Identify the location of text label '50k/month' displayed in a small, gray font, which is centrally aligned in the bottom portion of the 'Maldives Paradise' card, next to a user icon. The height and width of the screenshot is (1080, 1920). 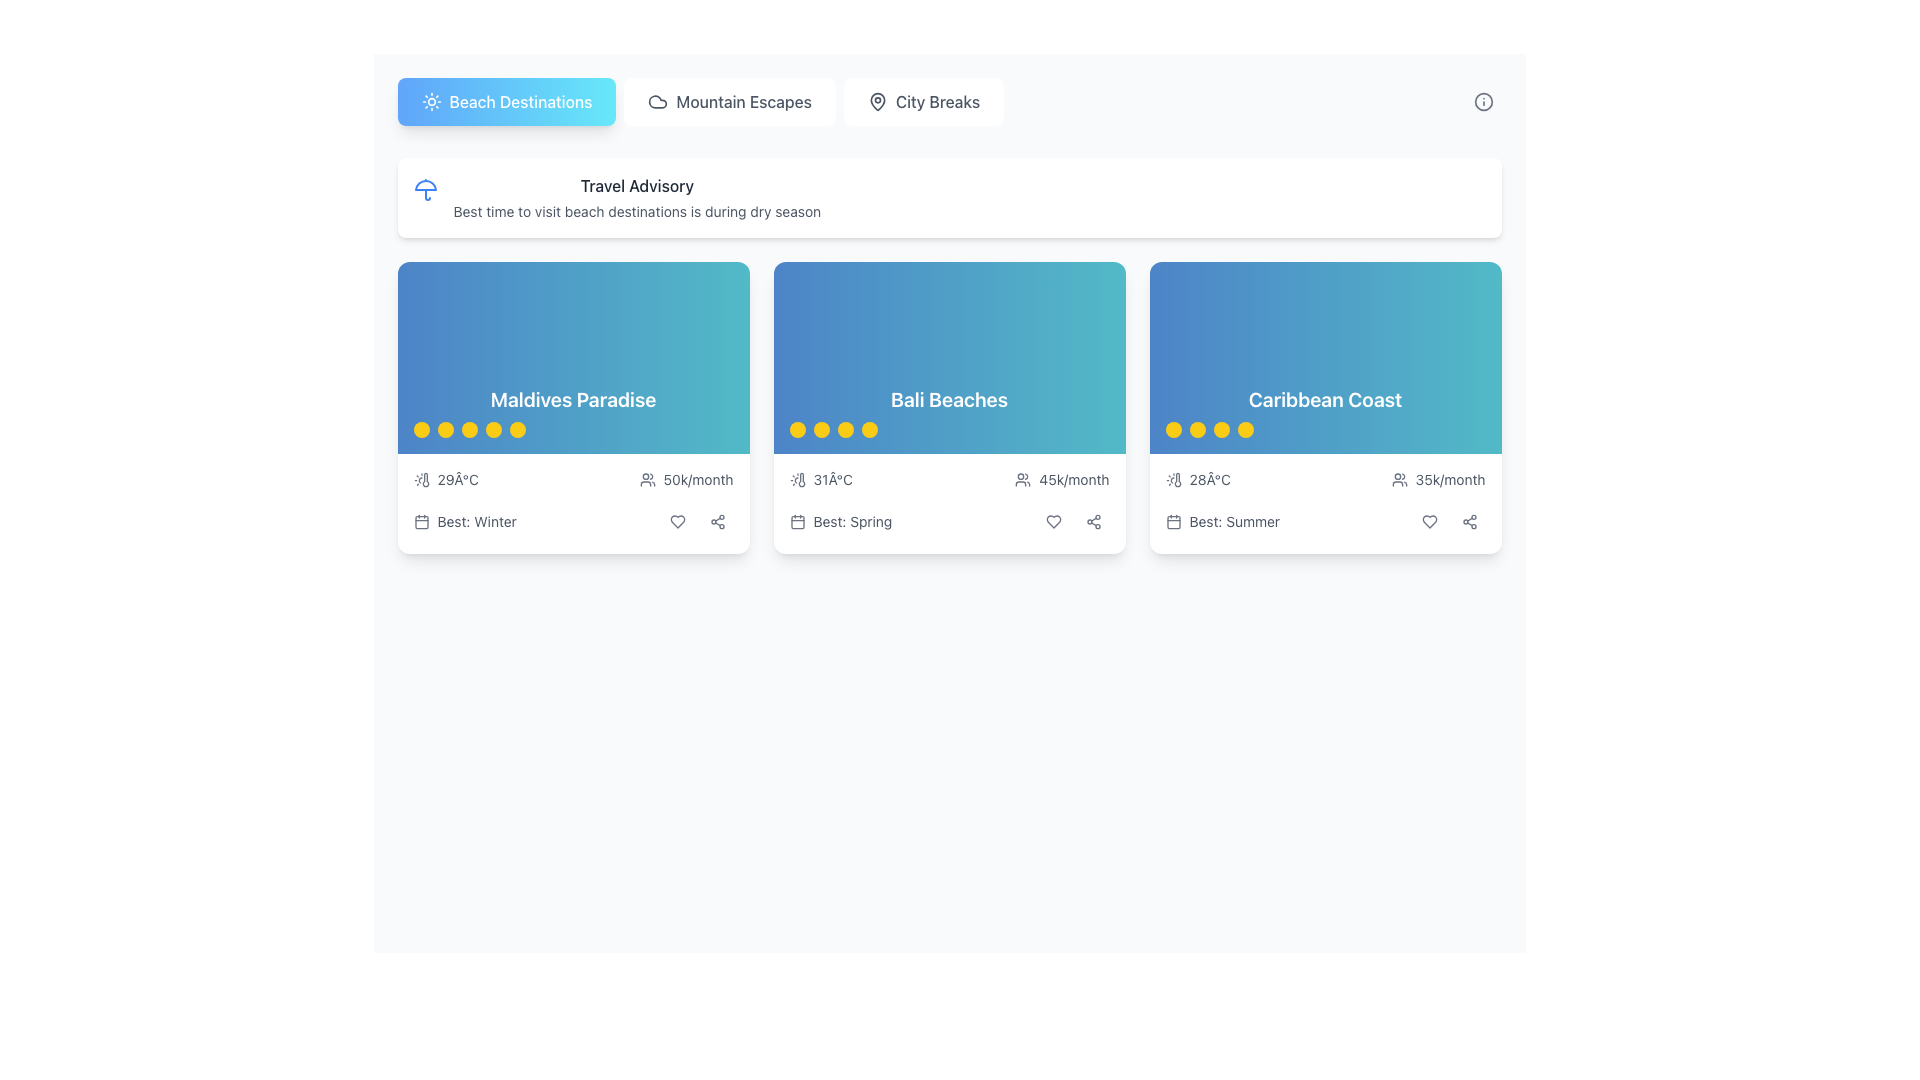
(698, 479).